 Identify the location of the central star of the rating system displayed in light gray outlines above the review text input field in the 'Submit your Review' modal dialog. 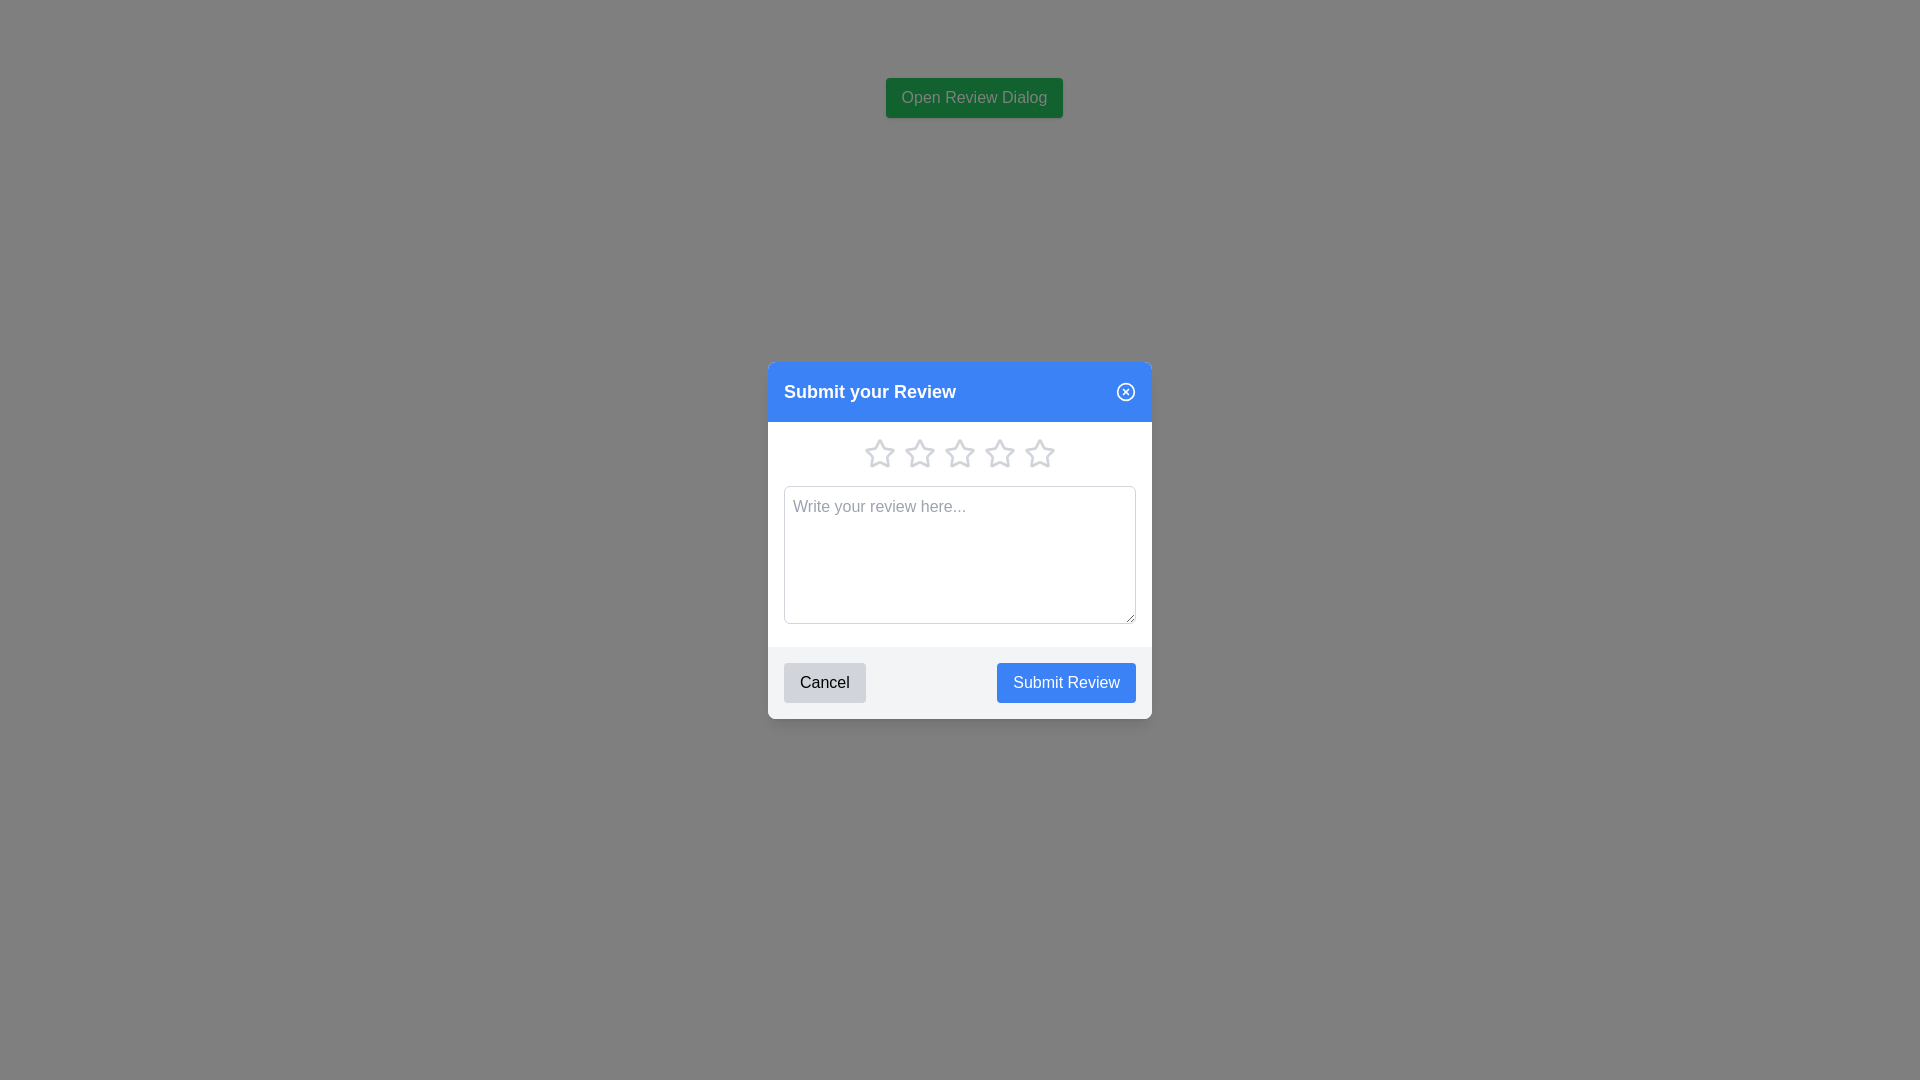
(960, 453).